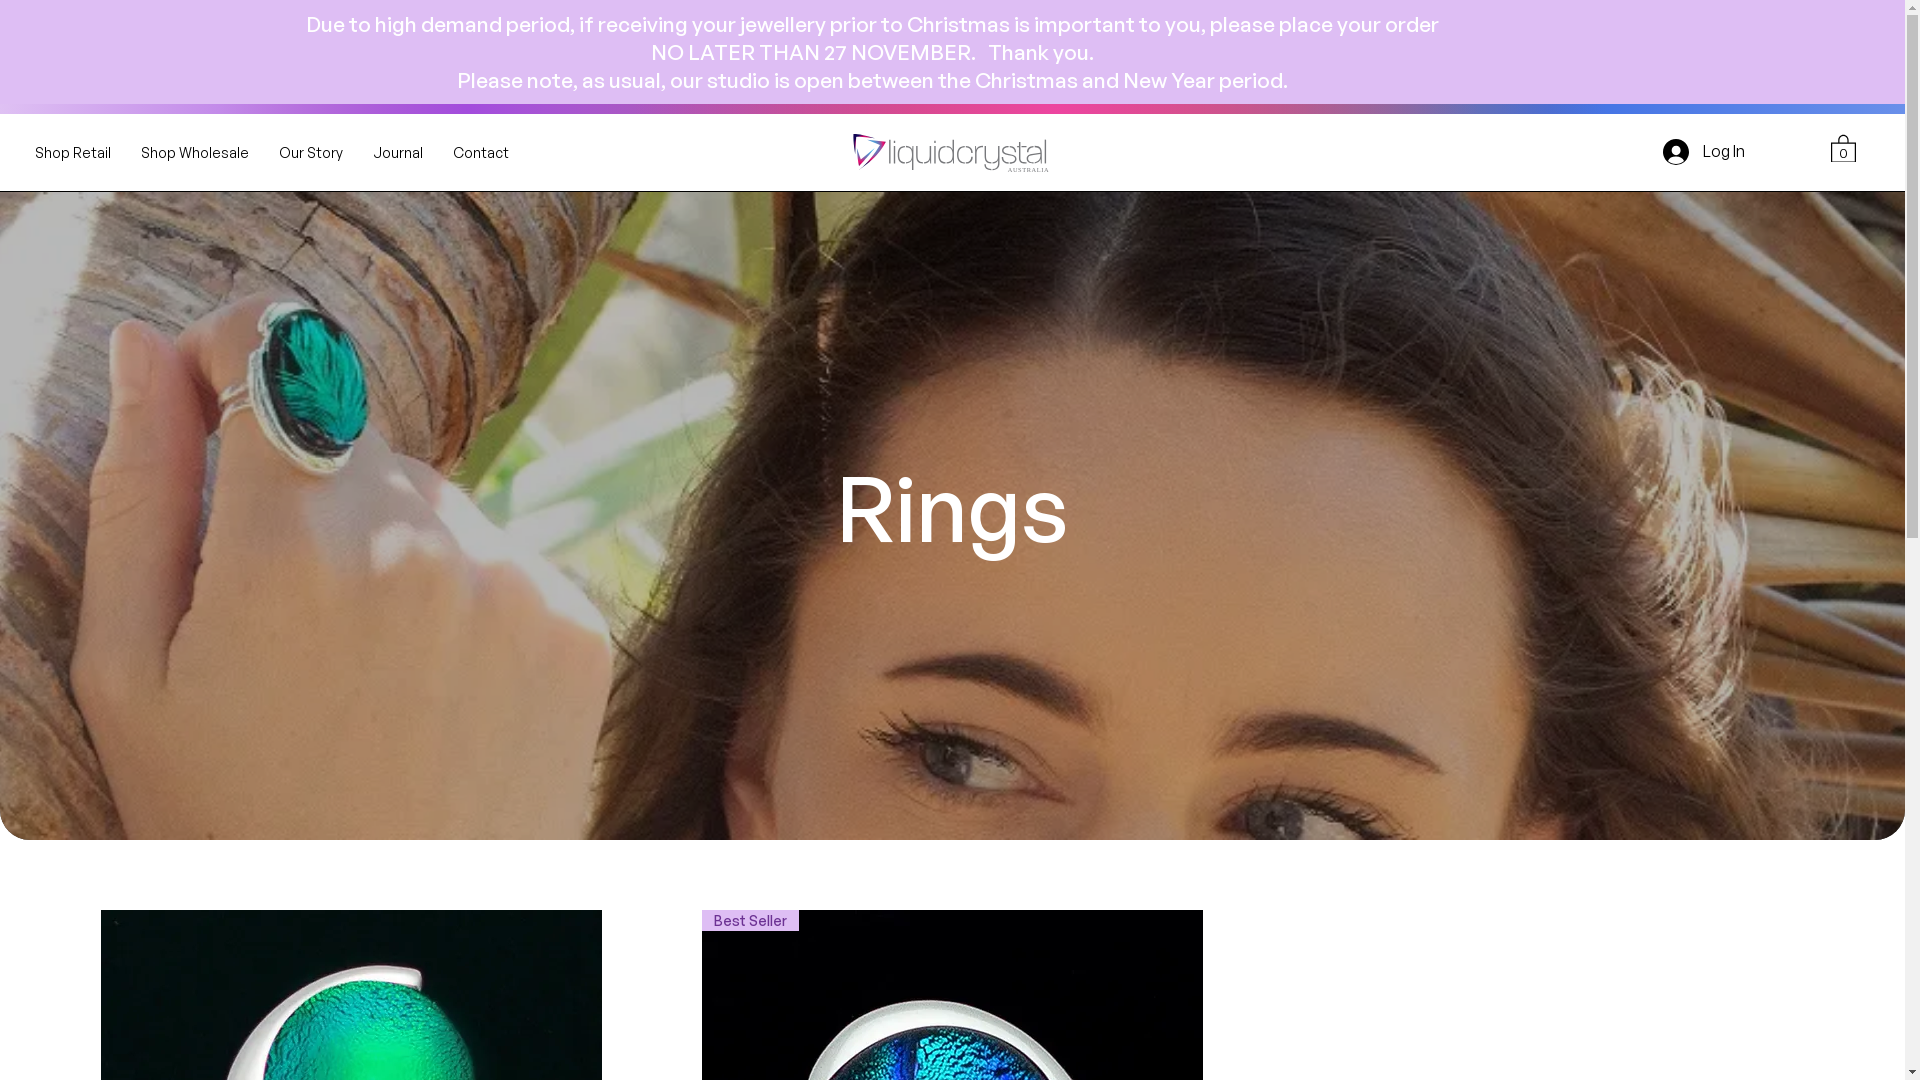 This screenshot has height=1080, width=1920. I want to click on 'Our Story', so click(310, 151).